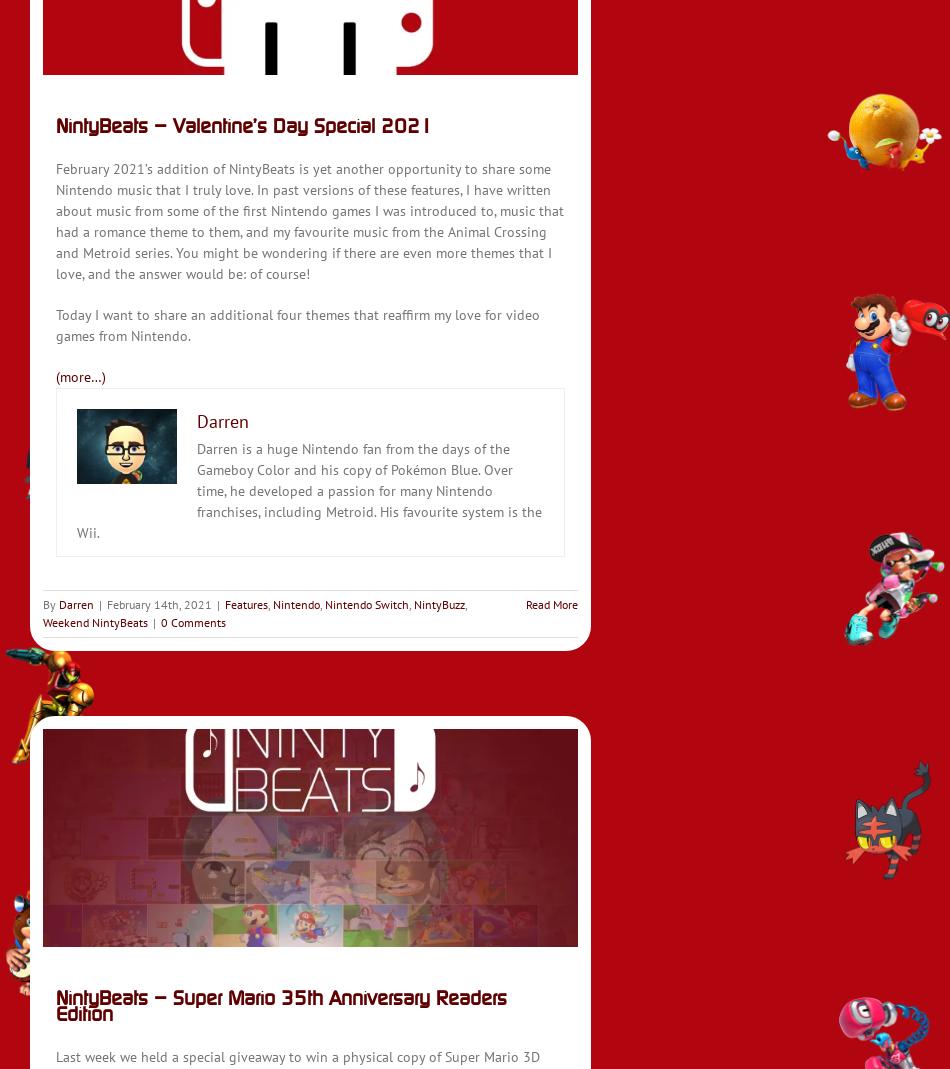 This screenshot has width=950, height=1069. Describe the element at coordinates (159, 604) in the screenshot. I see `'February 14th, 2021'` at that location.